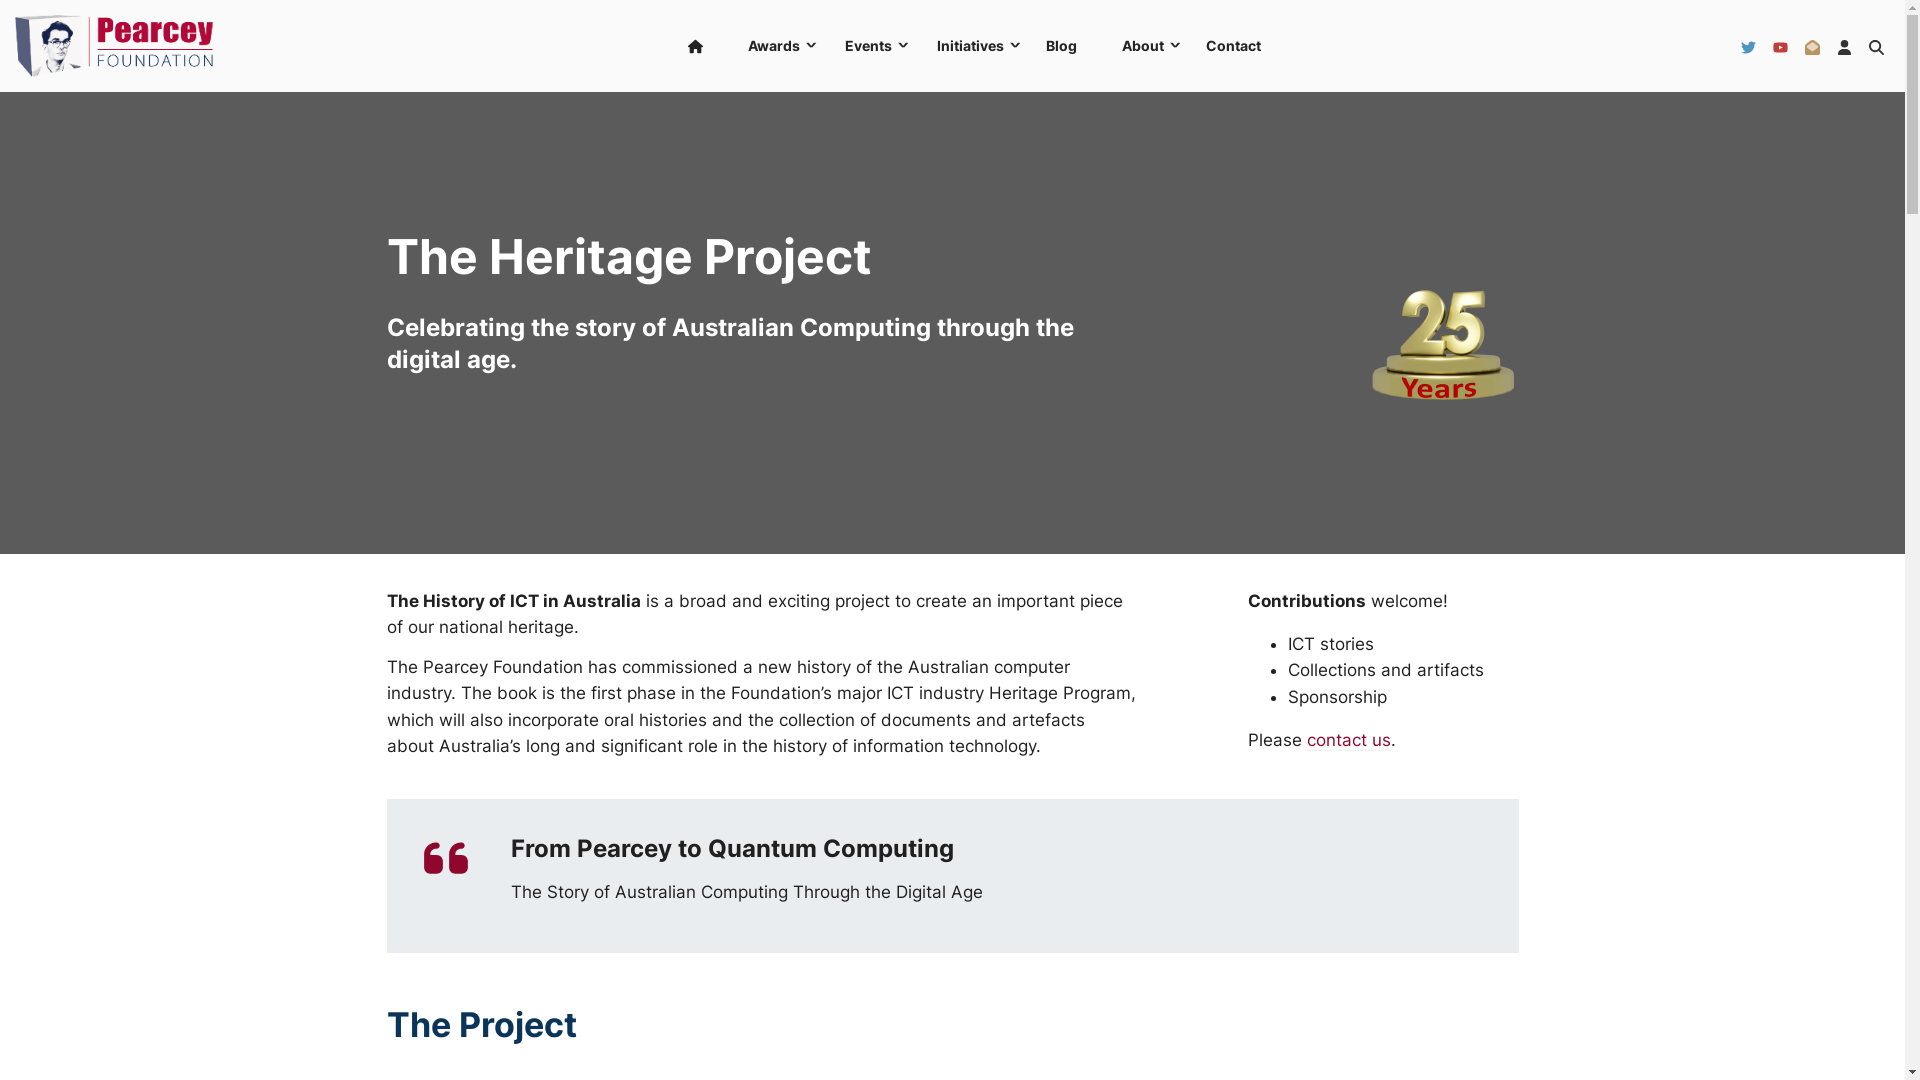  Describe the element at coordinates (1097, 45) in the screenshot. I see `'About'` at that location.